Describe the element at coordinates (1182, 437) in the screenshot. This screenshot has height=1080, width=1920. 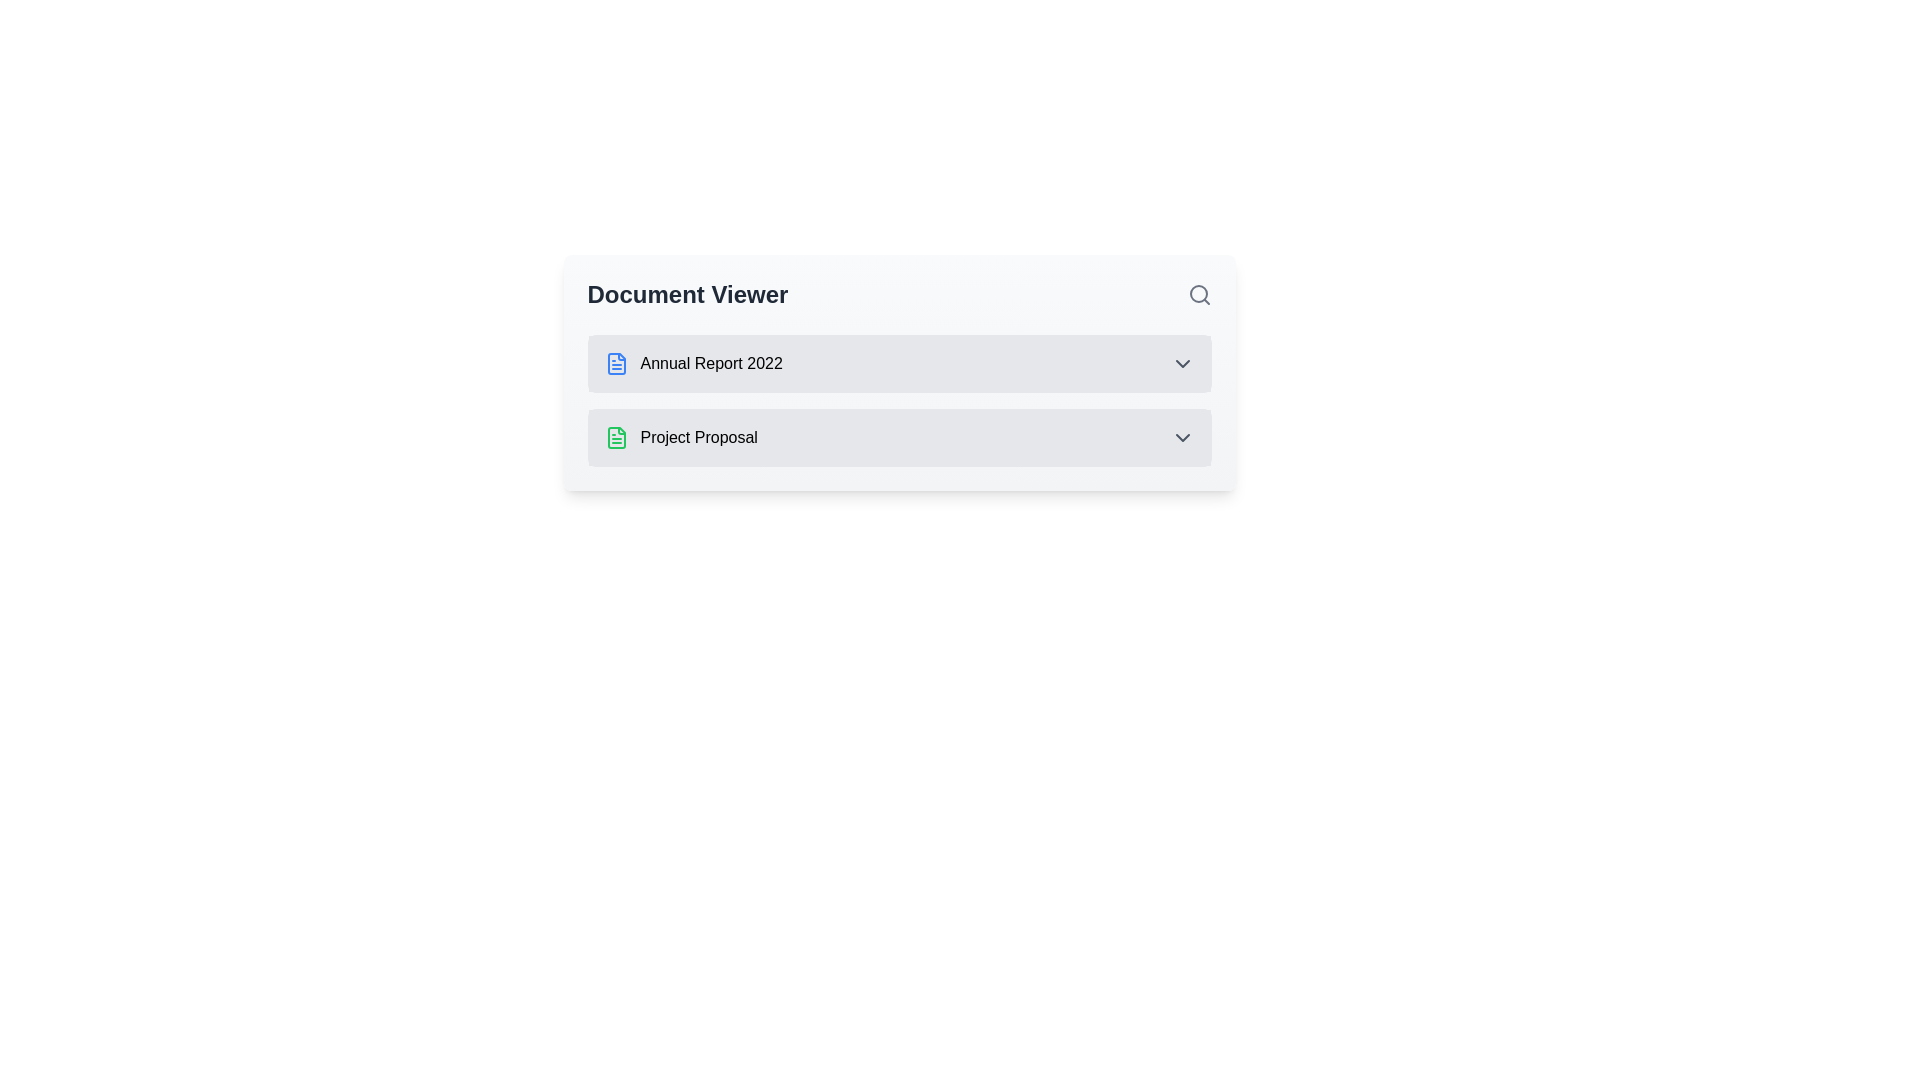
I see `the downward-facing chevron icon located at the right side of the 'Project Proposal' row in the 'Document Viewer' interface` at that location.